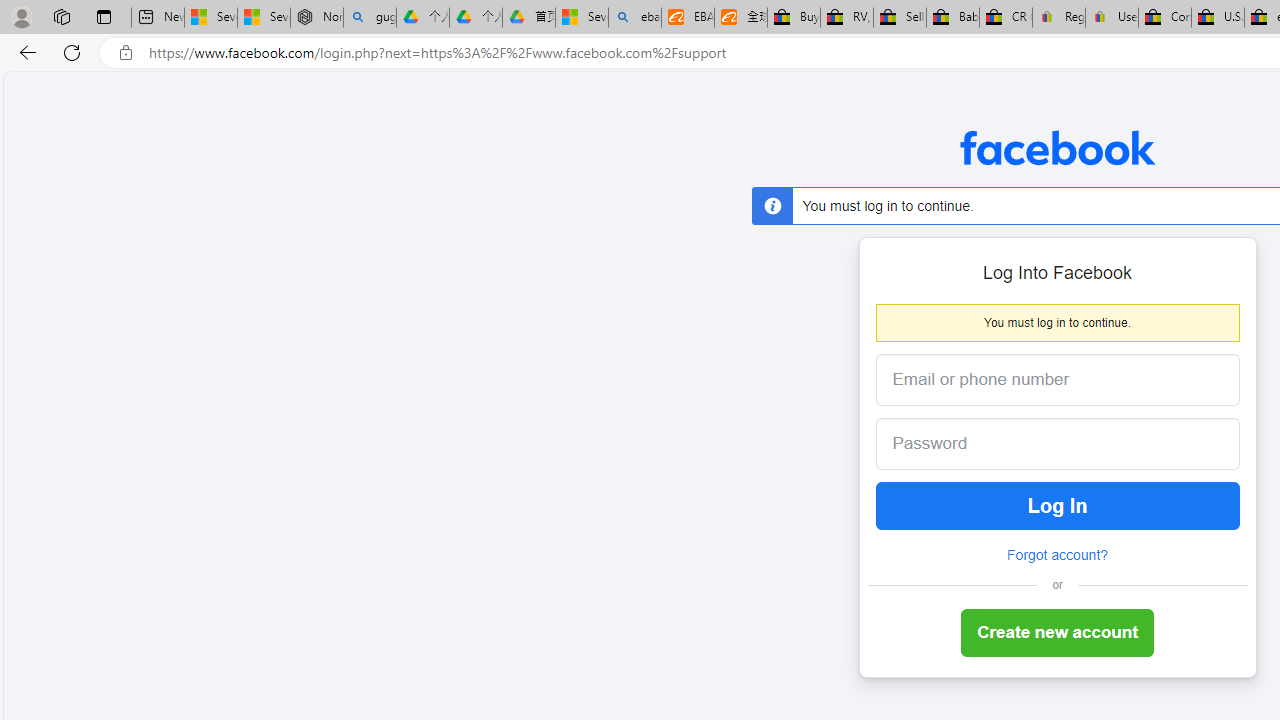  Describe the element at coordinates (1165, 17) in the screenshot. I see `'Consumer Health Data Privacy Policy - eBay Inc.'` at that location.